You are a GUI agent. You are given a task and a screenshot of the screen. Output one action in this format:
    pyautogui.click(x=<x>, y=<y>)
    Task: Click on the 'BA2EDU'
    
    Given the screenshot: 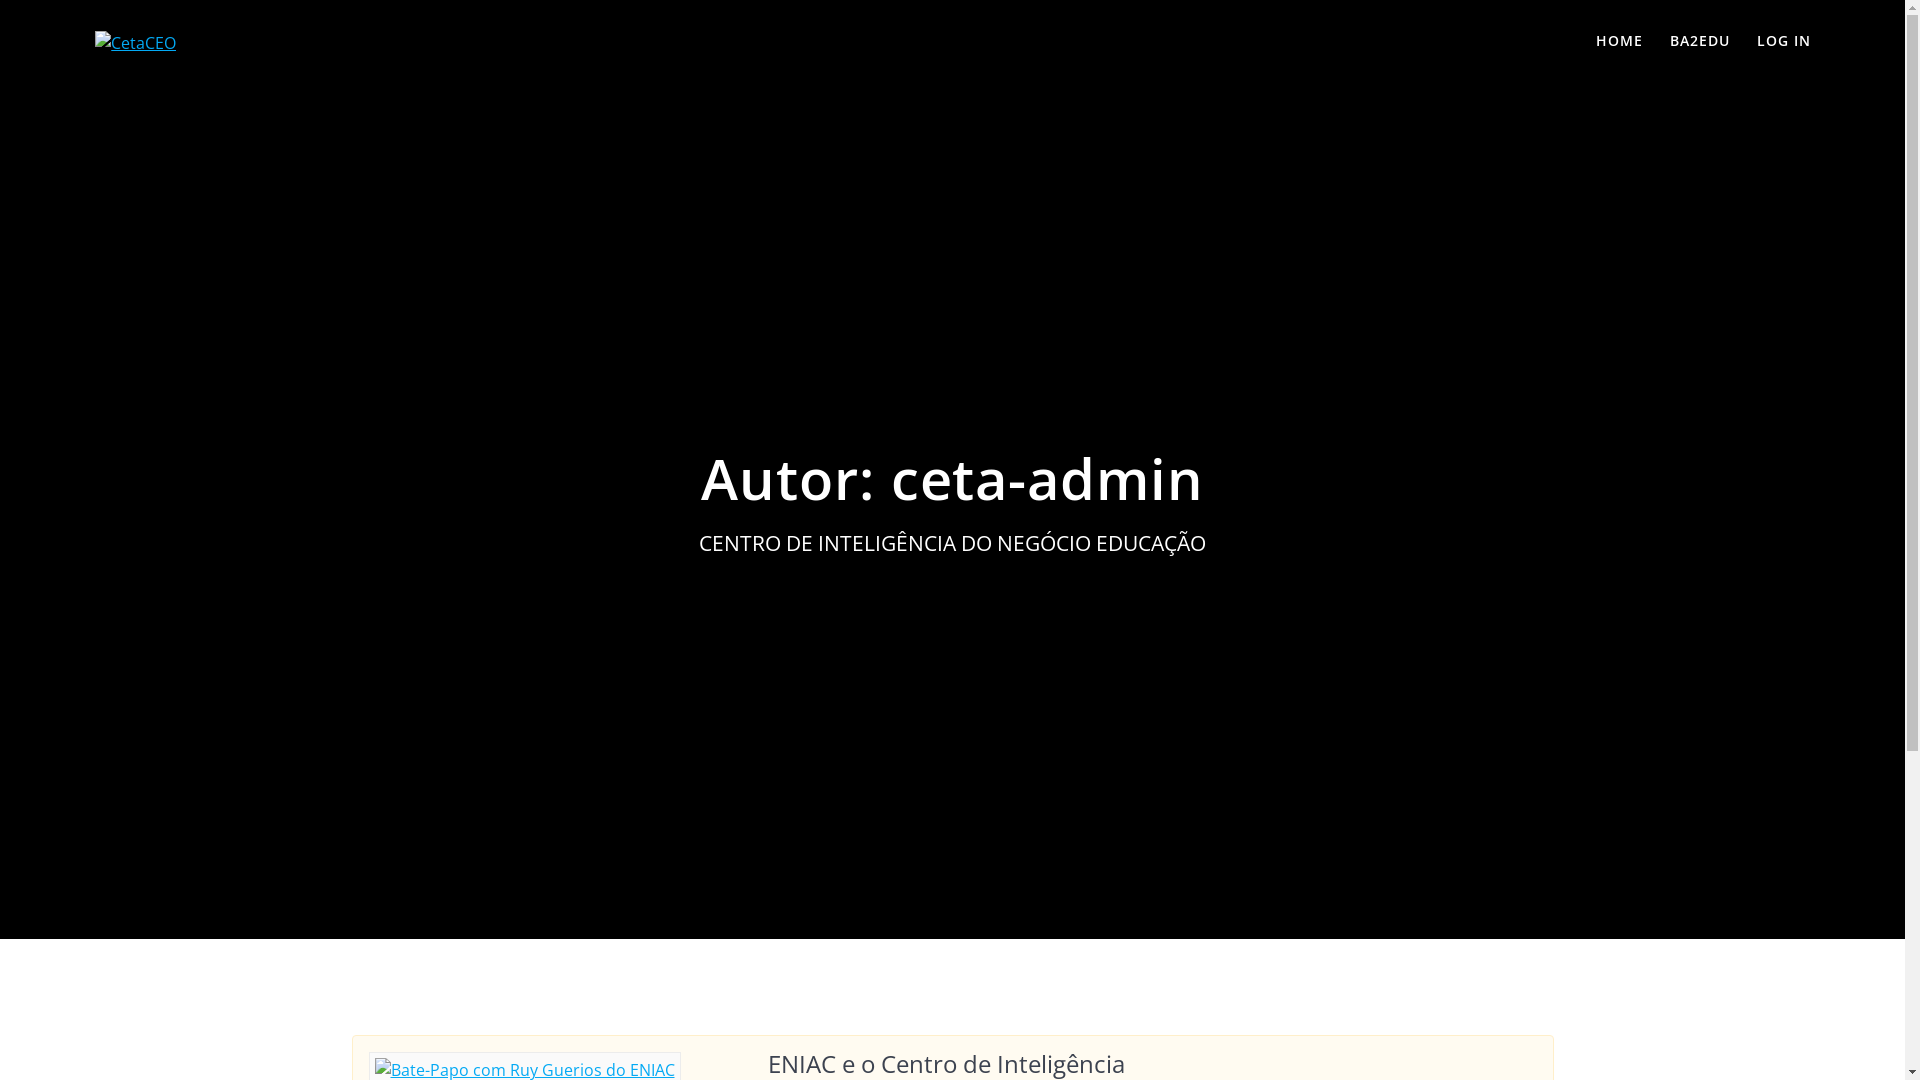 What is the action you would take?
    pyautogui.click(x=1698, y=42)
    